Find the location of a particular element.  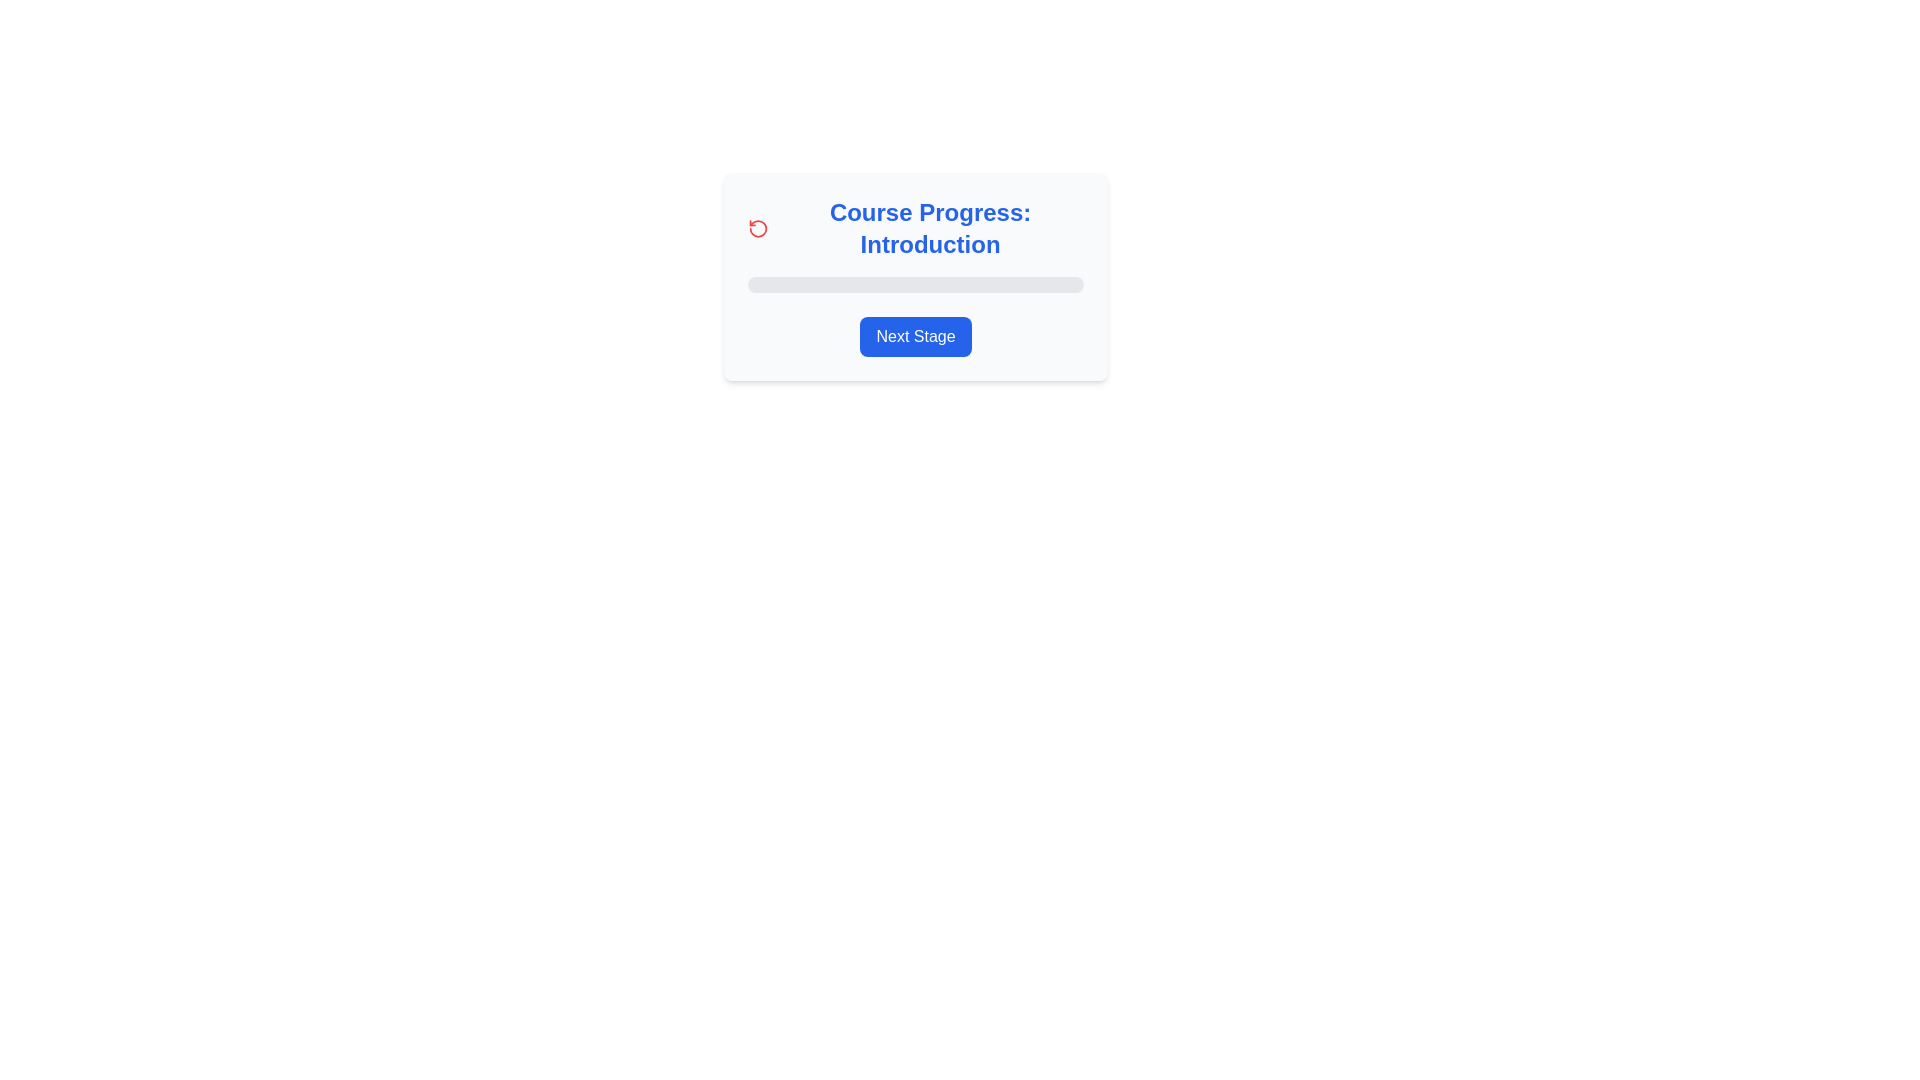

the button located at the bottom of the 'Course Progress: Introduction' card is located at coordinates (915, 335).